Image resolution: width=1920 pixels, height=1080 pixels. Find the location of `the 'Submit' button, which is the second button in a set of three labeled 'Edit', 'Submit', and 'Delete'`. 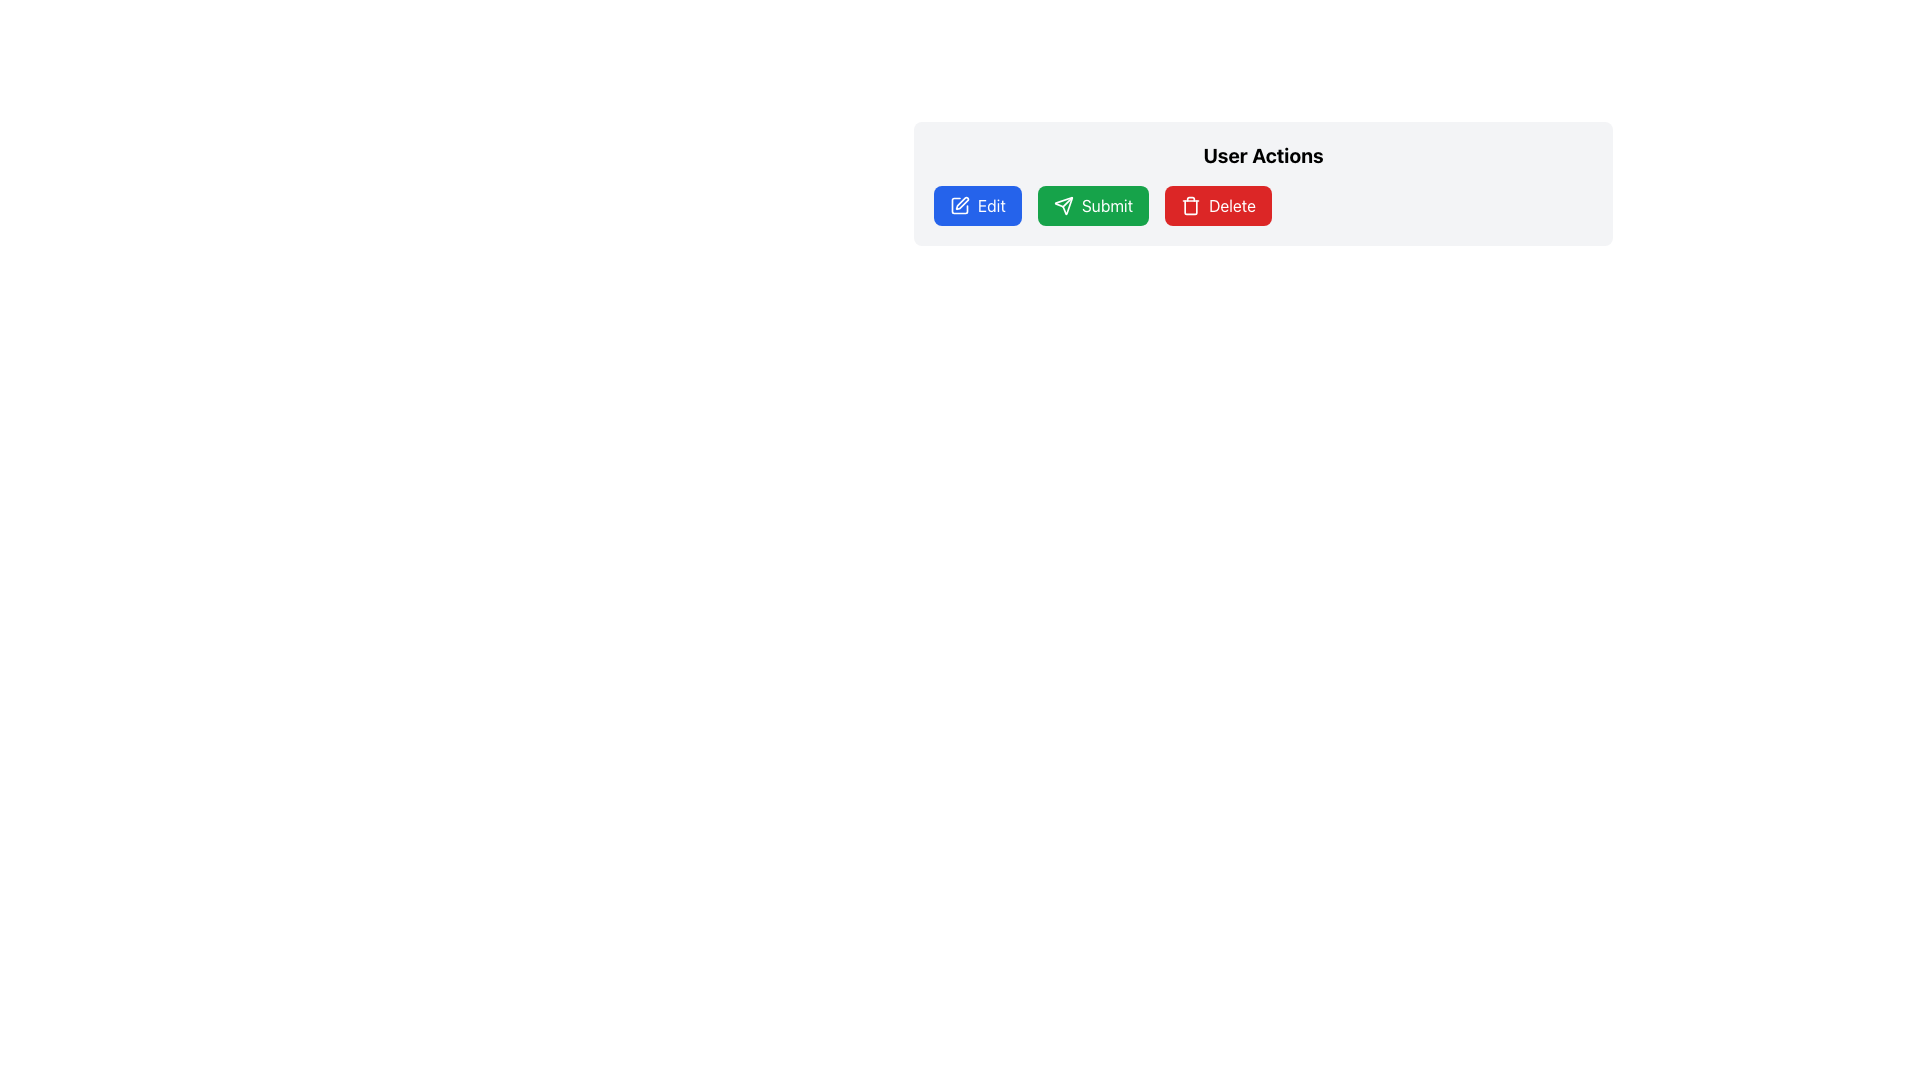

the 'Submit' button, which is the second button in a set of three labeled 'Edit', 'Submit', and 'Delete' is located at coordinates (1092, 205).